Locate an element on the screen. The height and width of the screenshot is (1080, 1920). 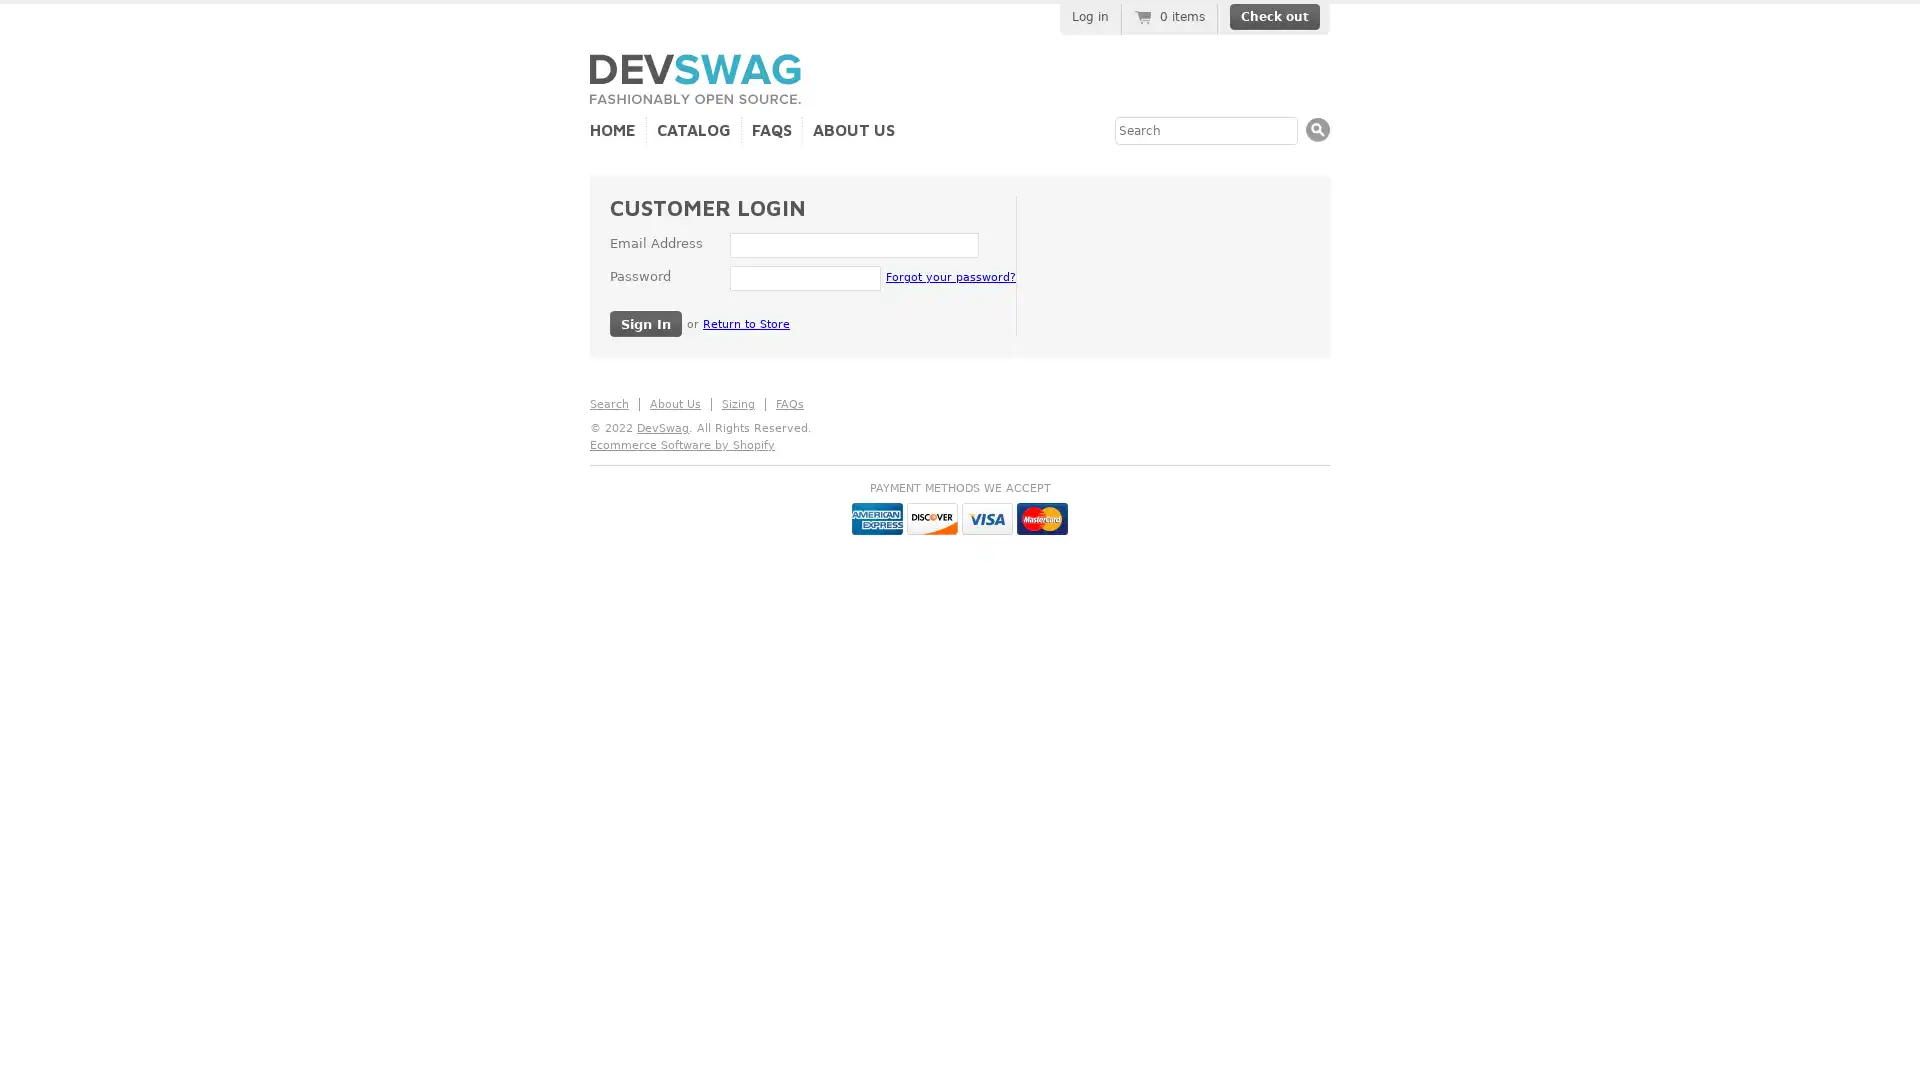
Search is located at coordinates (1318, 129).